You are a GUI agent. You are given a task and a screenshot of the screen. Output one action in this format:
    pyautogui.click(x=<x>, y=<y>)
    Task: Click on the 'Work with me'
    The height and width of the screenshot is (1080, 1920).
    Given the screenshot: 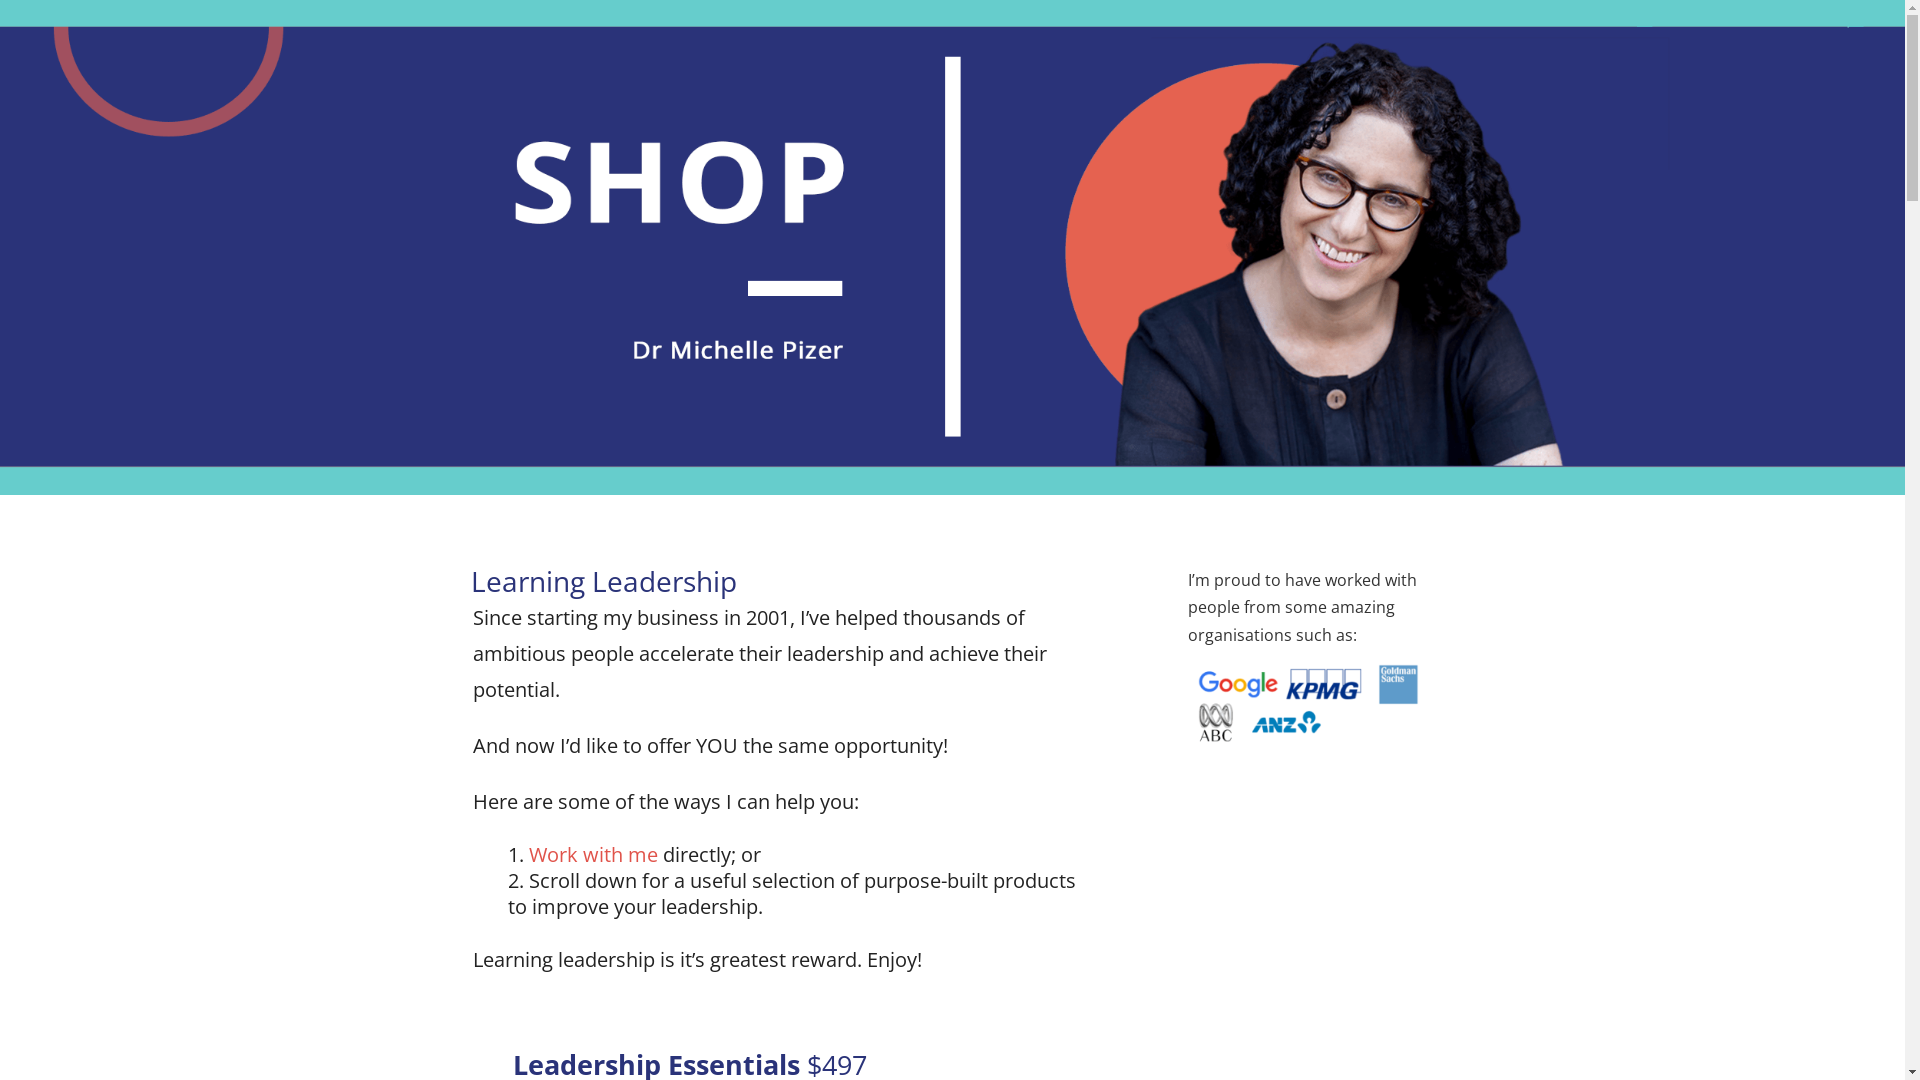 What is the action you would take?
    pyautogui.click(x=528, y=854)
    